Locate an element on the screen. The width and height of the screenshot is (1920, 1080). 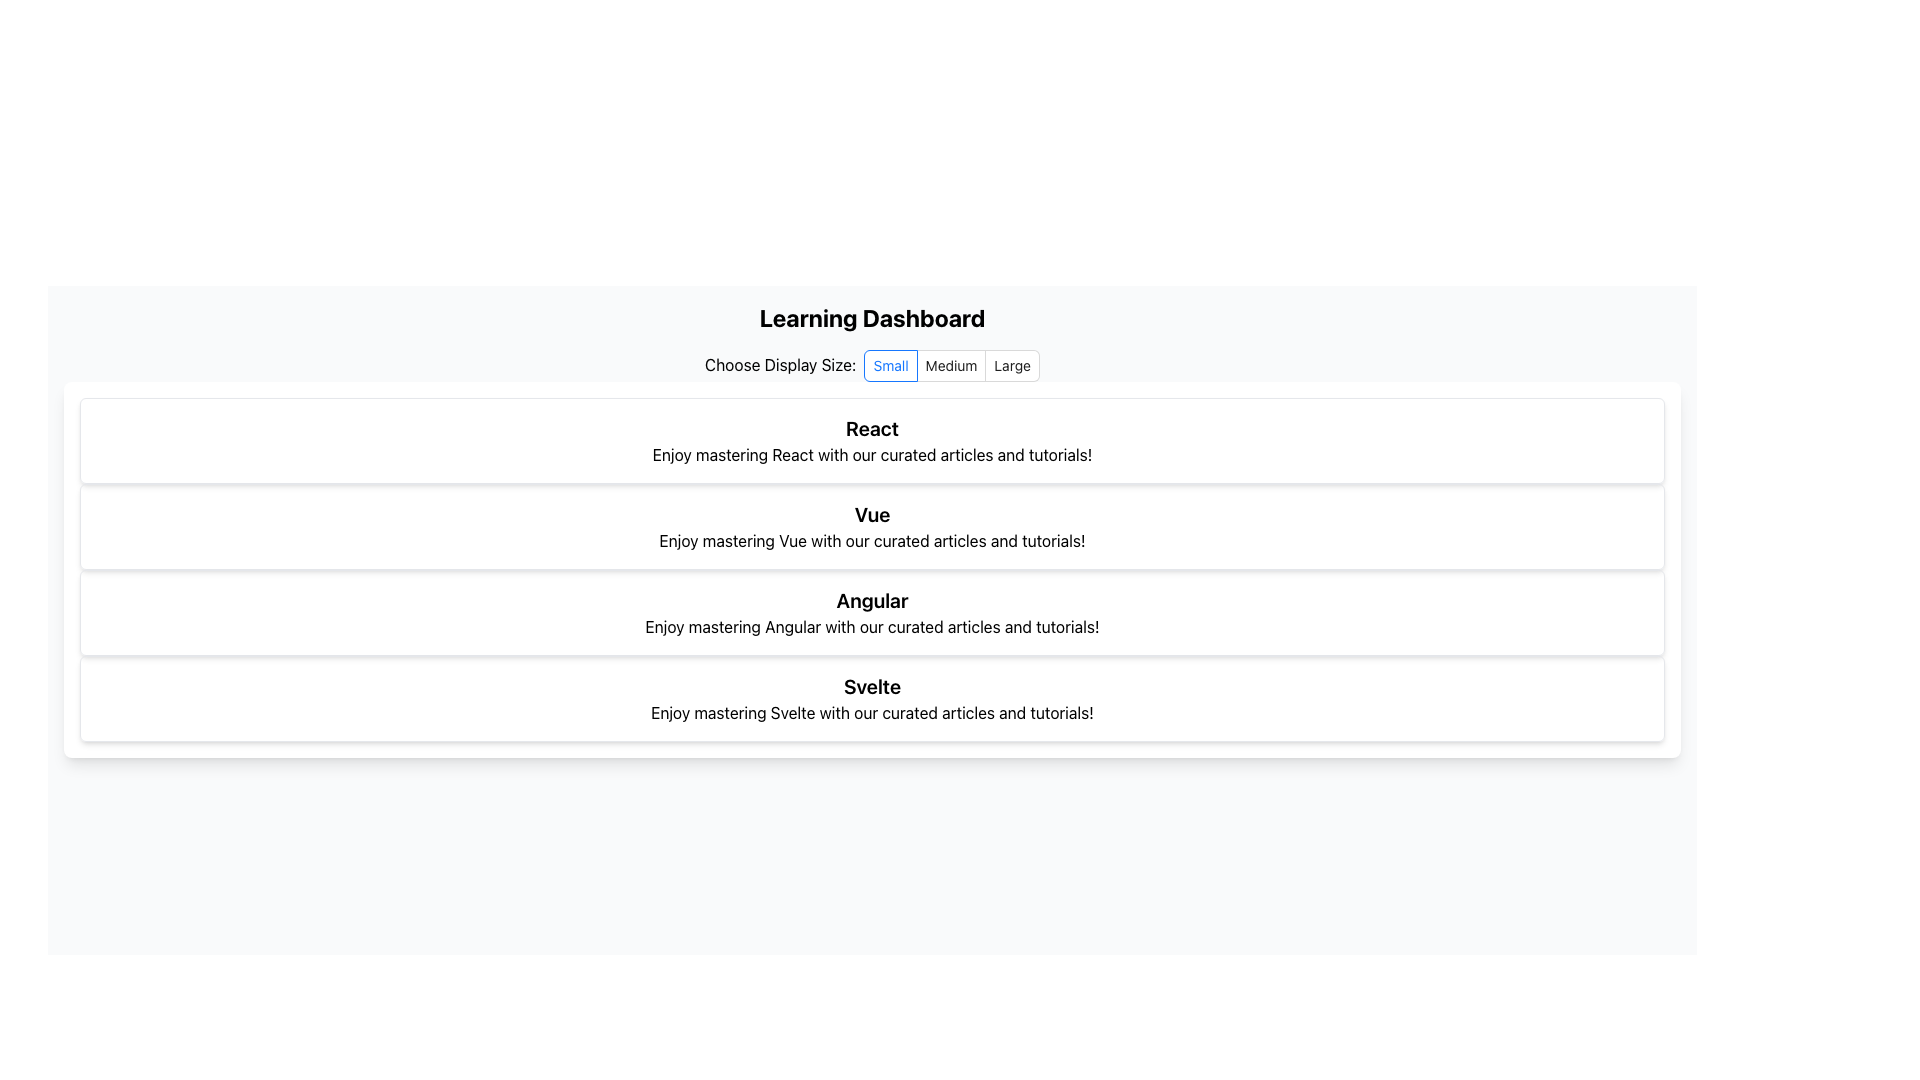
the rightmost radio button labeled 'Large' is located at coordinates (1012, 366).